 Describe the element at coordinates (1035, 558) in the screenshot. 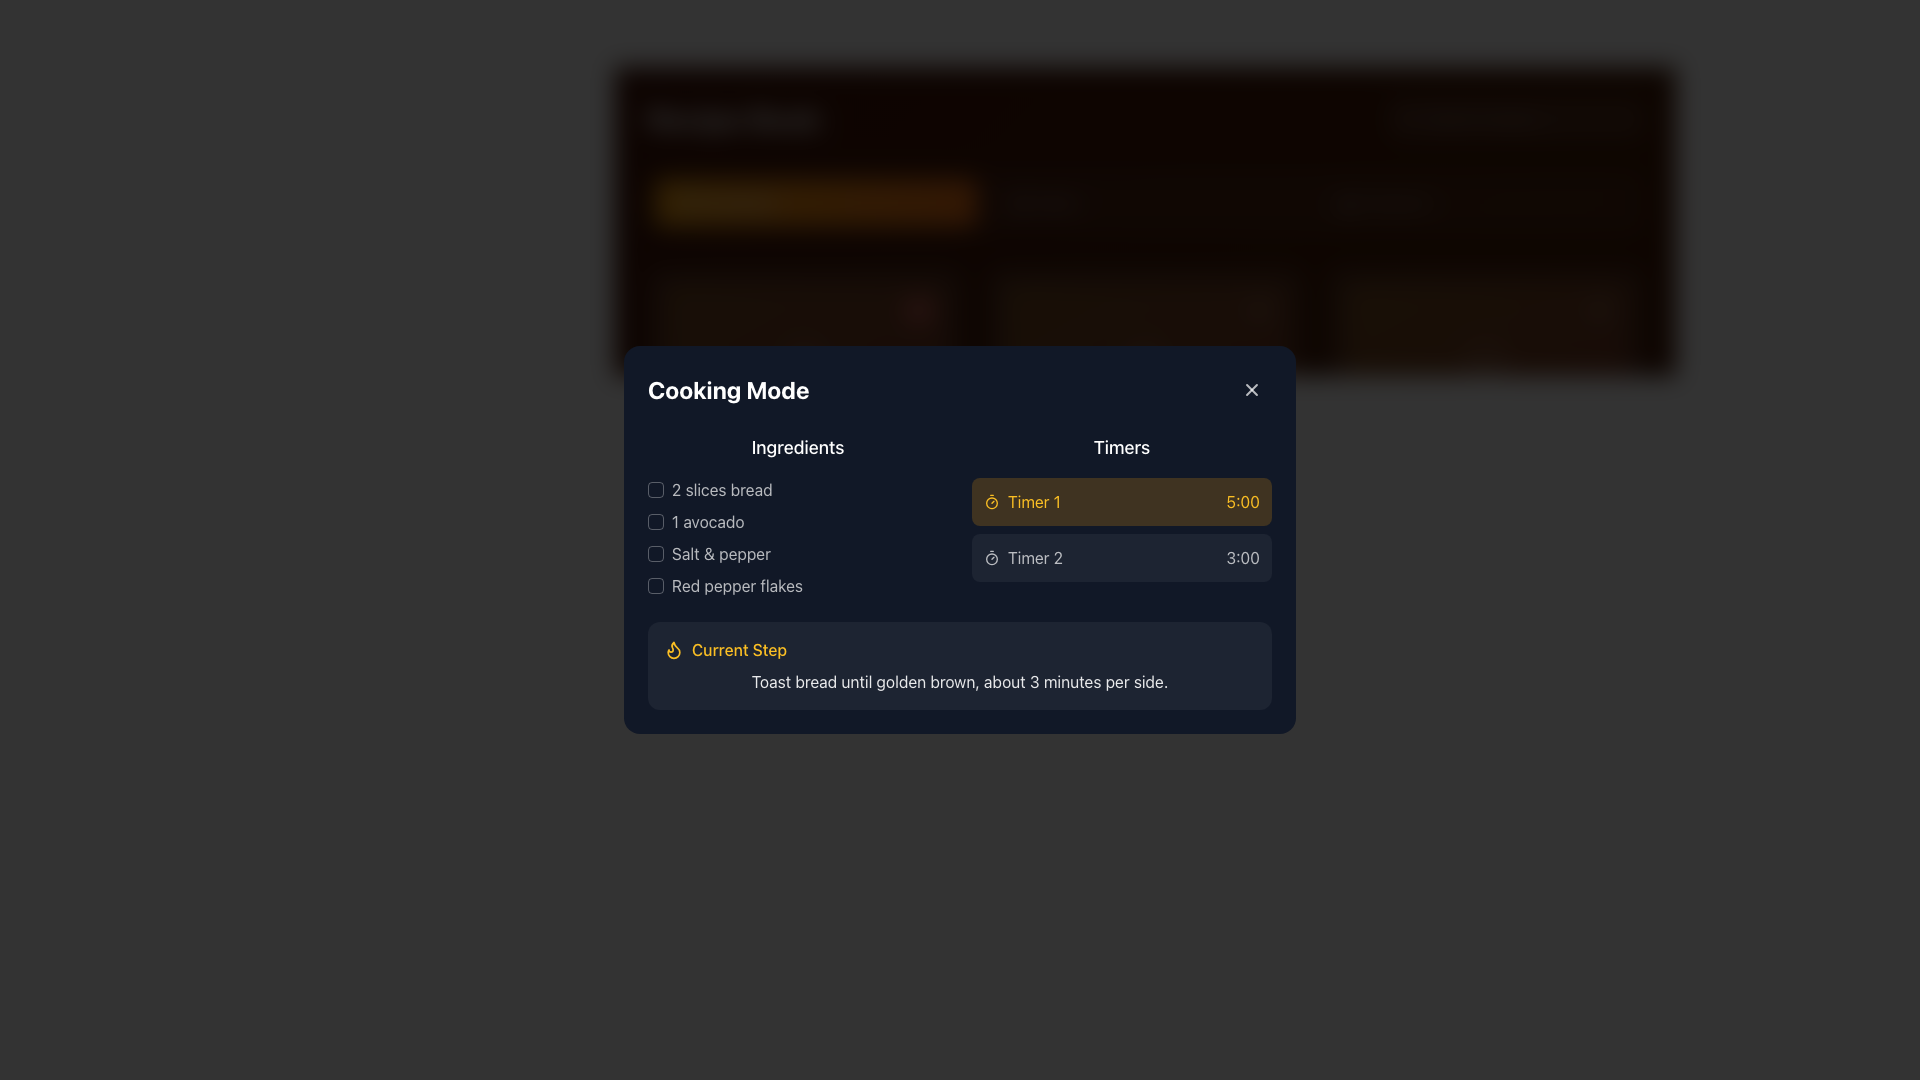

I see `the 'Timer 2' label, which is styled in bold font on a dark blue background within the 'Timers' section of a modal interface` at that location.